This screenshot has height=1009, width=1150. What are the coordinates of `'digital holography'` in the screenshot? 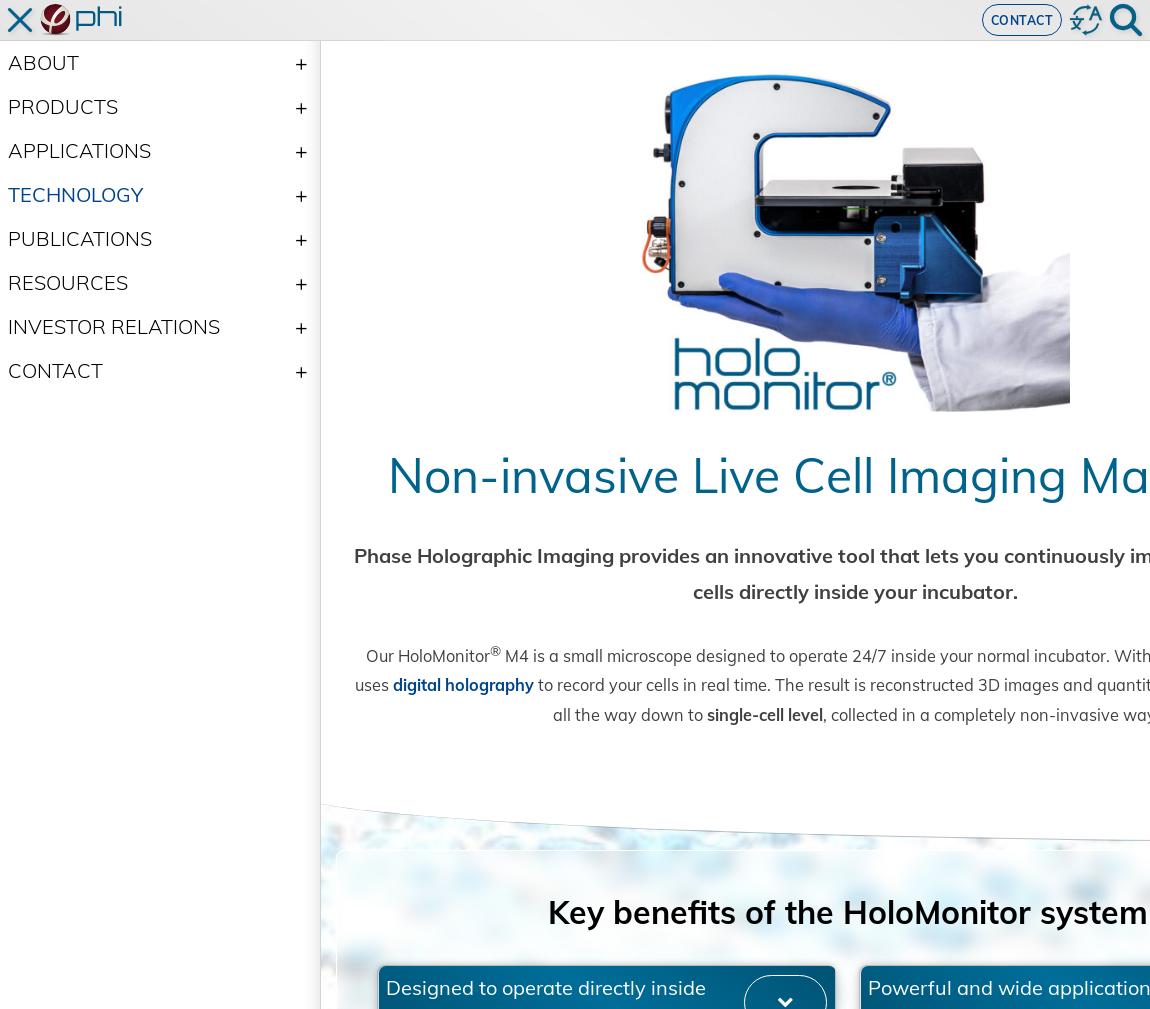 It's located at (617, 746).